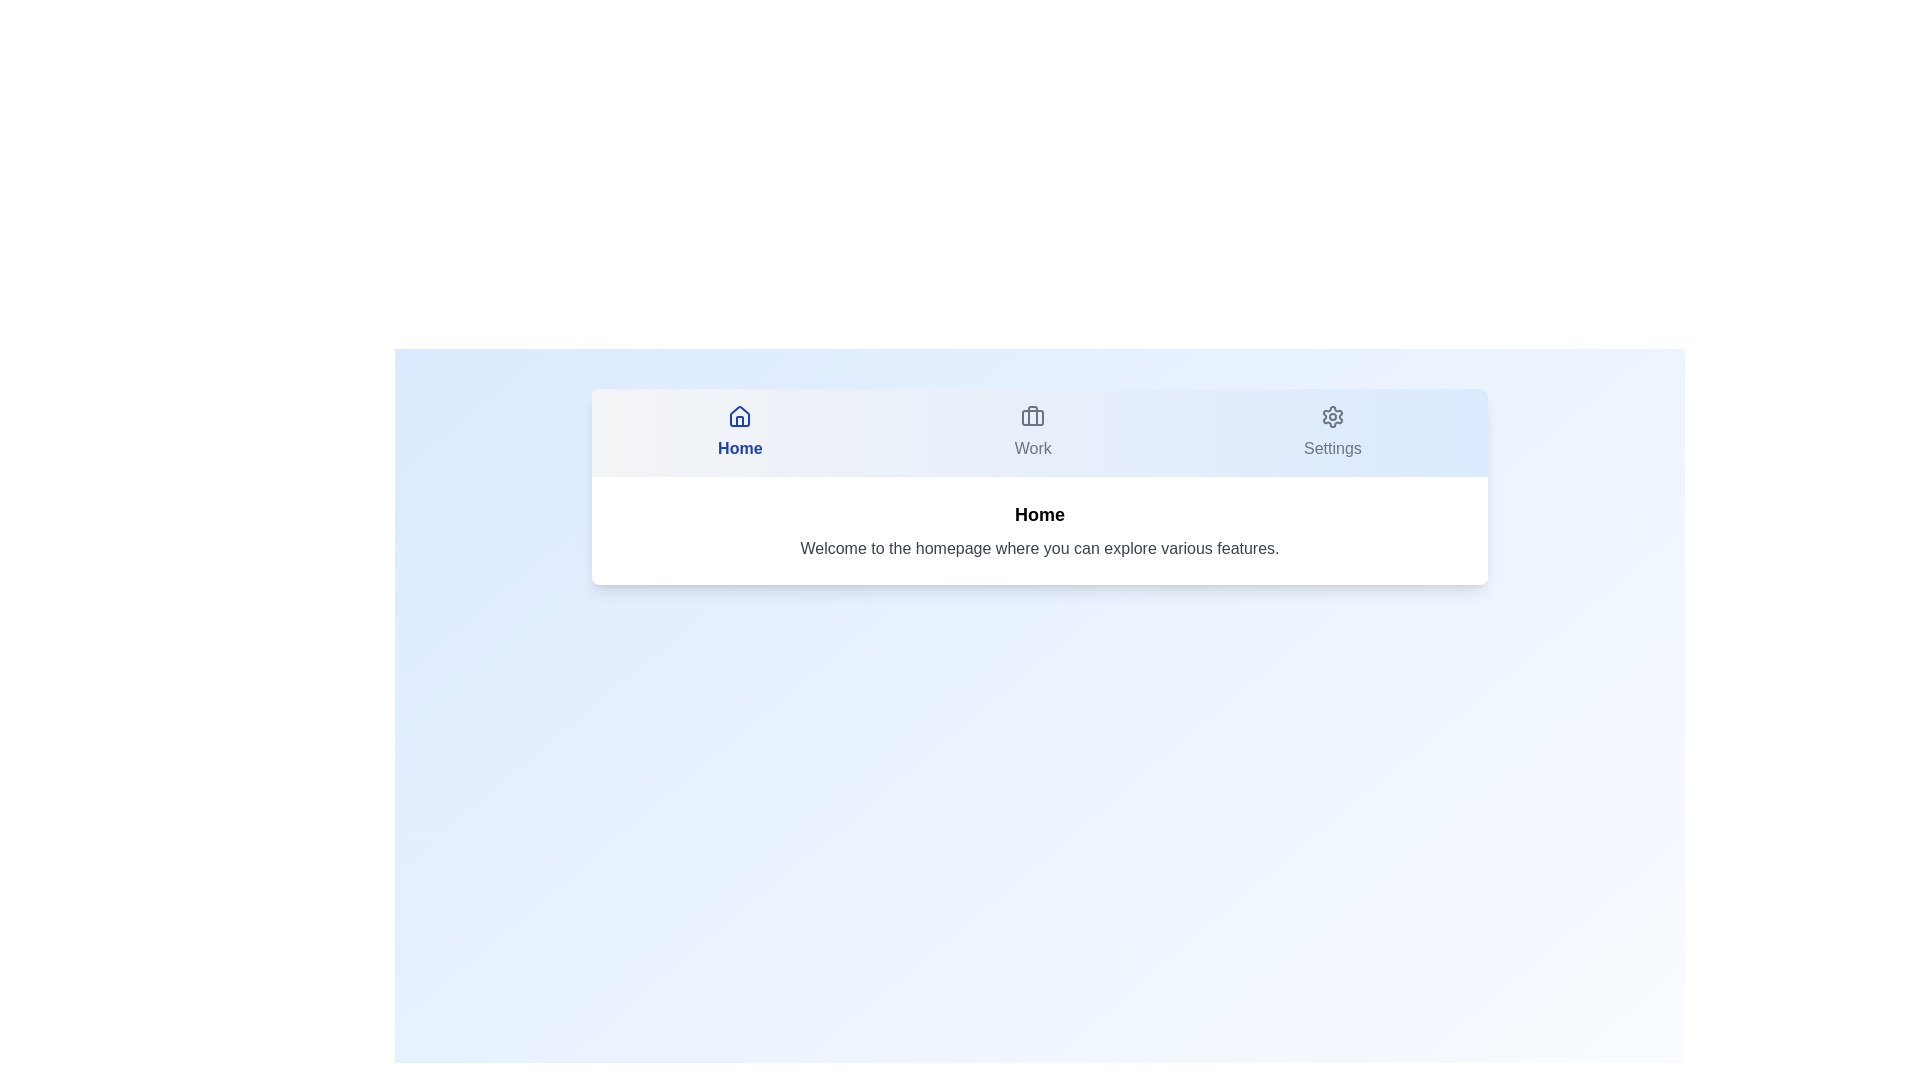 The height and width of the screenshot is (1080, 1920). I want to click on the Home tab by clicking its corresponding button, so click(739, 431).